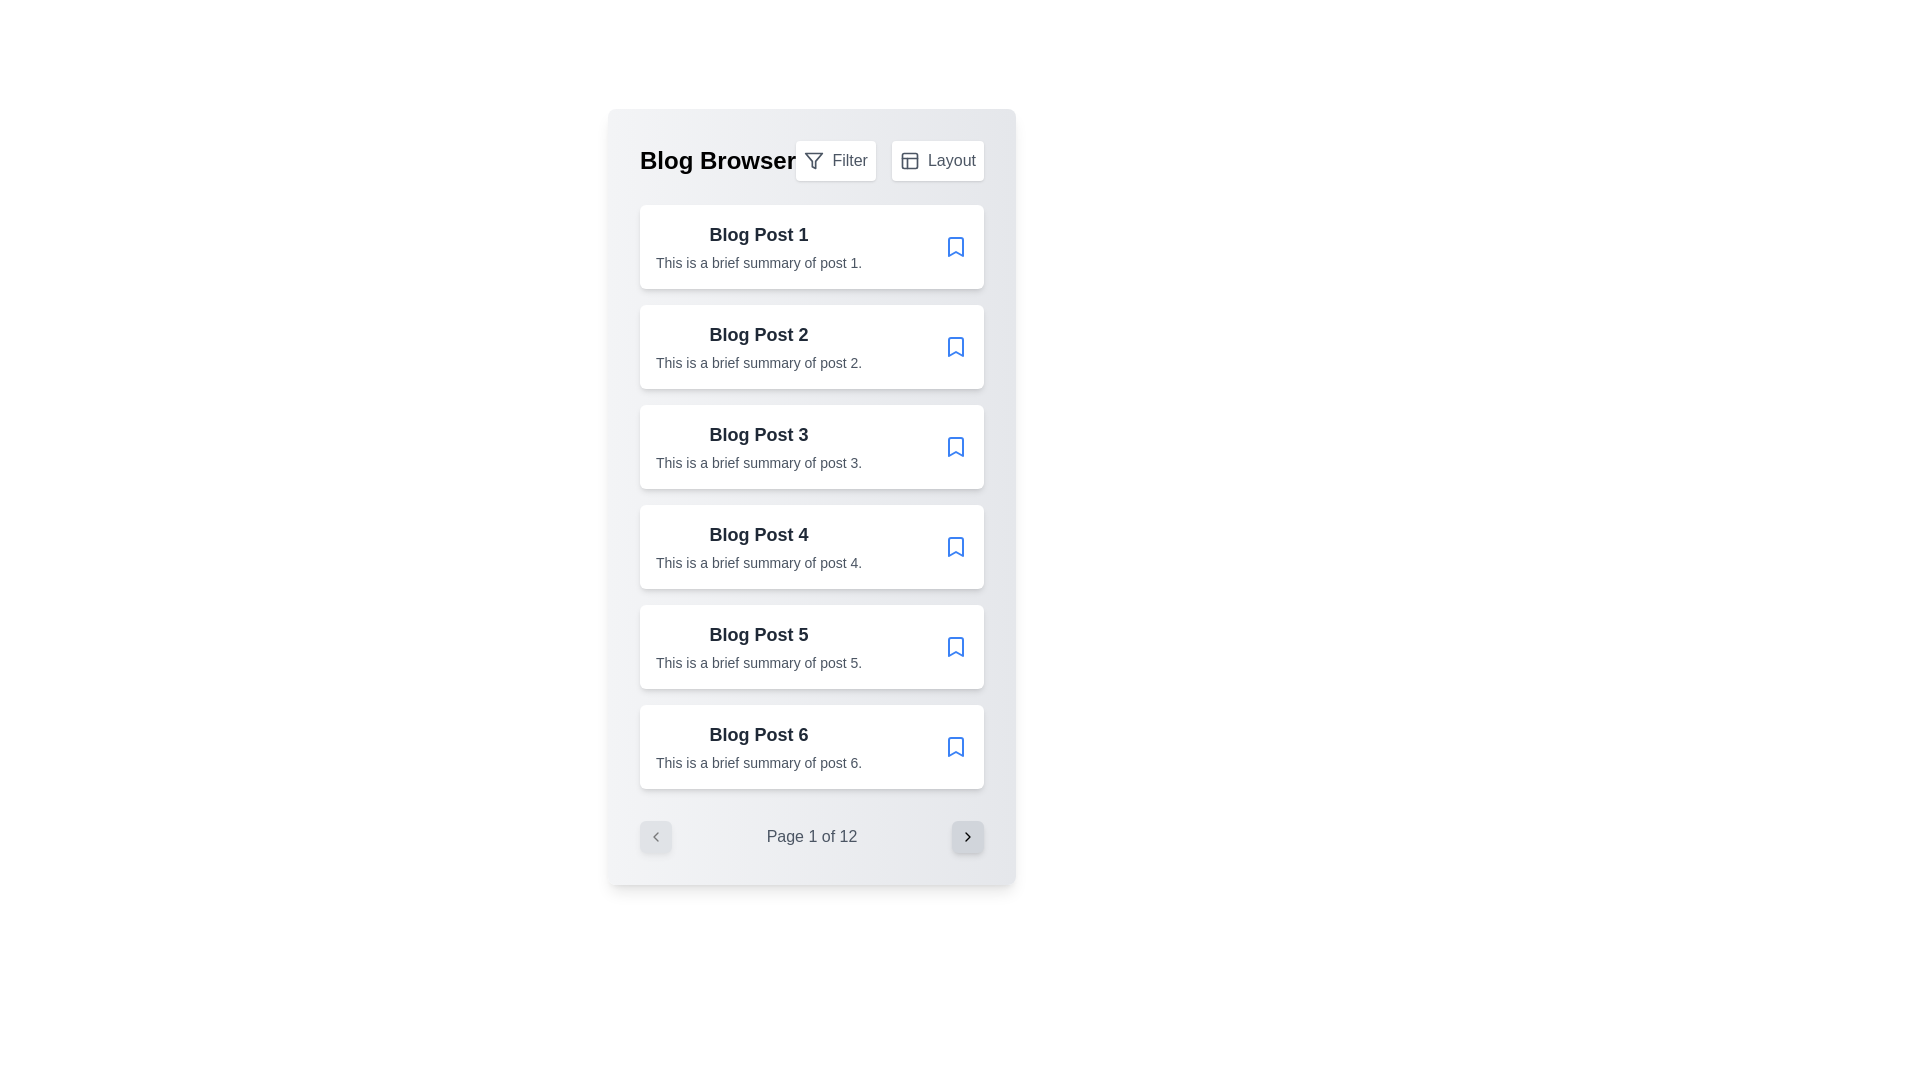 The image size is (1920, 1080). What do you see at coordinates (758, 234) in the screenshot?
I see `the static text label that serves as the title for the first blog post item, located above the description text 'This is a brief summary of post 1.'` at bounding box center [758, 234].